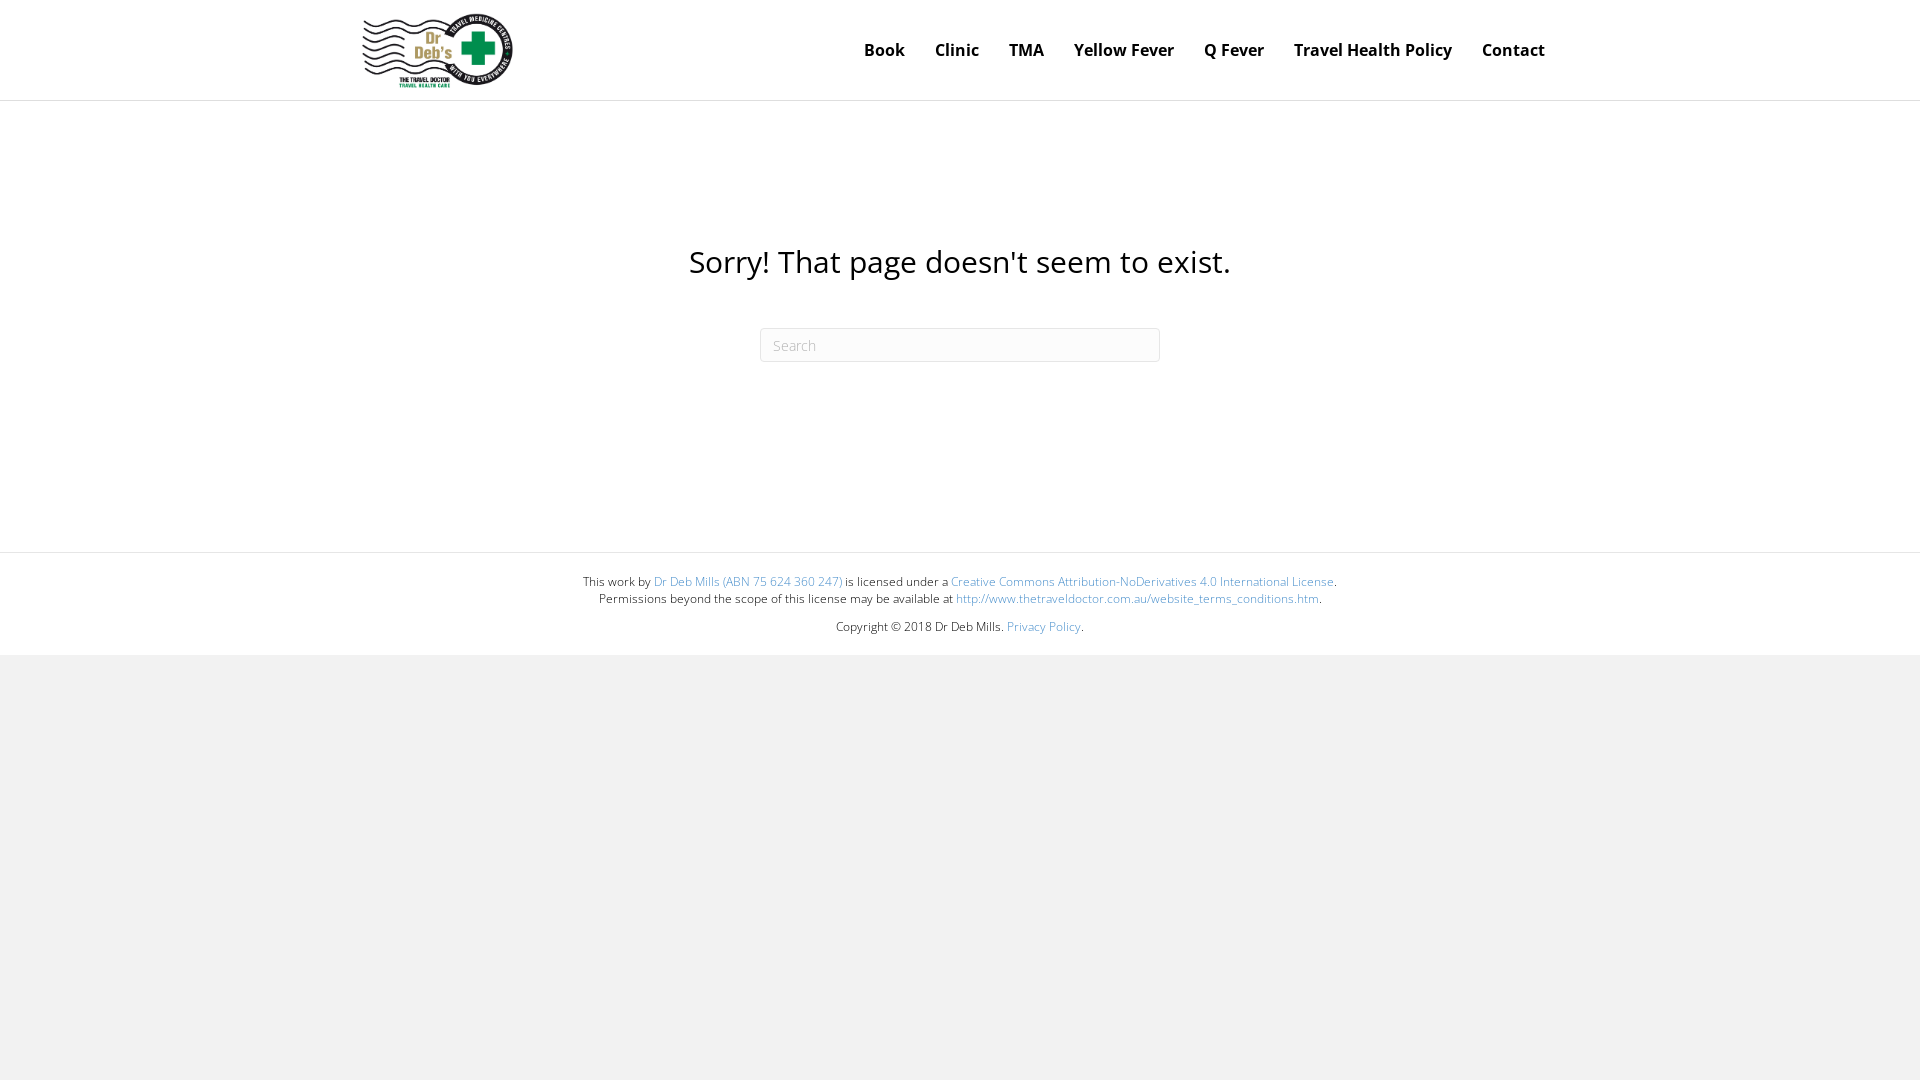  Describe the element at coordinates (960, 343) in the screenshot. I see `'Type and press Enter to search.'` at that location.